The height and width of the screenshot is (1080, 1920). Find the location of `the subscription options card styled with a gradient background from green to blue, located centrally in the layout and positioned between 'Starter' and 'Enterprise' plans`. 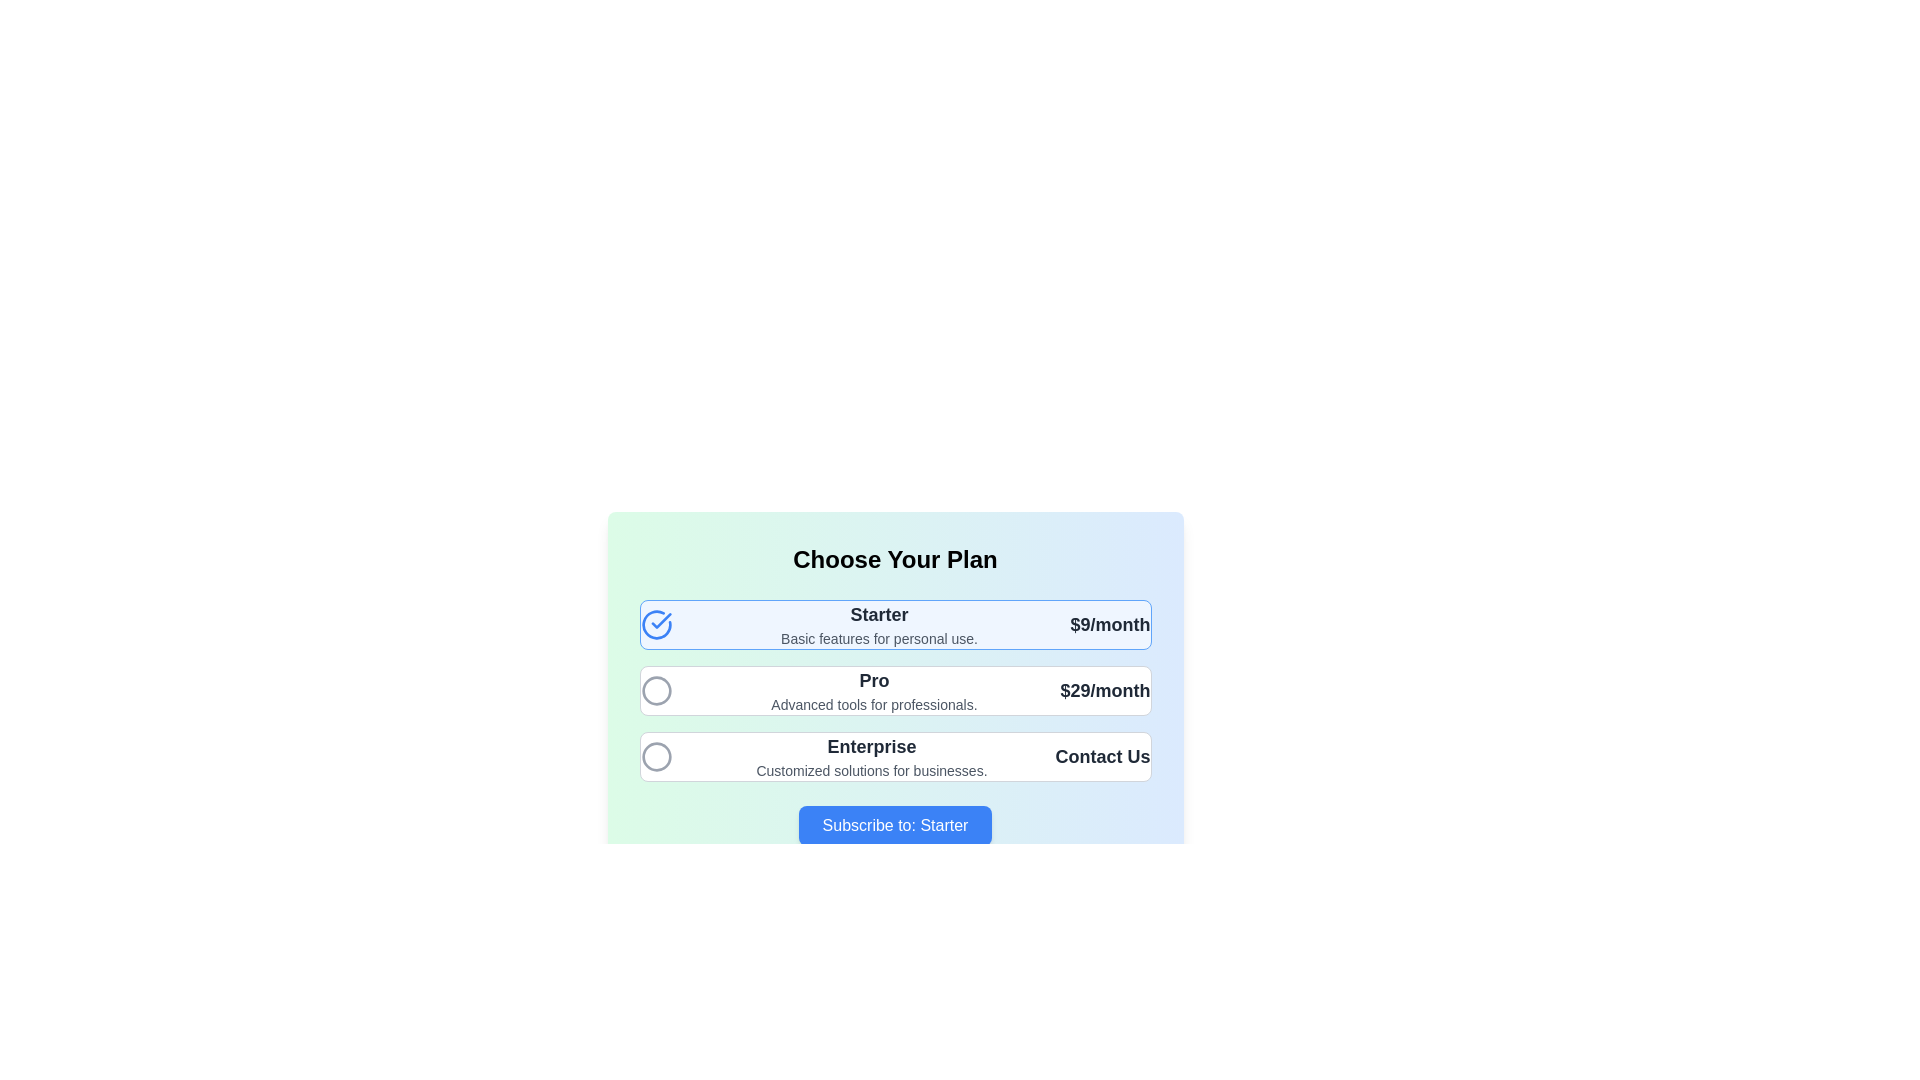

the subscription options card styled with a gradient background from green to blue, located centrally in the layout and positioned between 'Starter' and 'Enterprise' plans is located at coordinates (894, 693).